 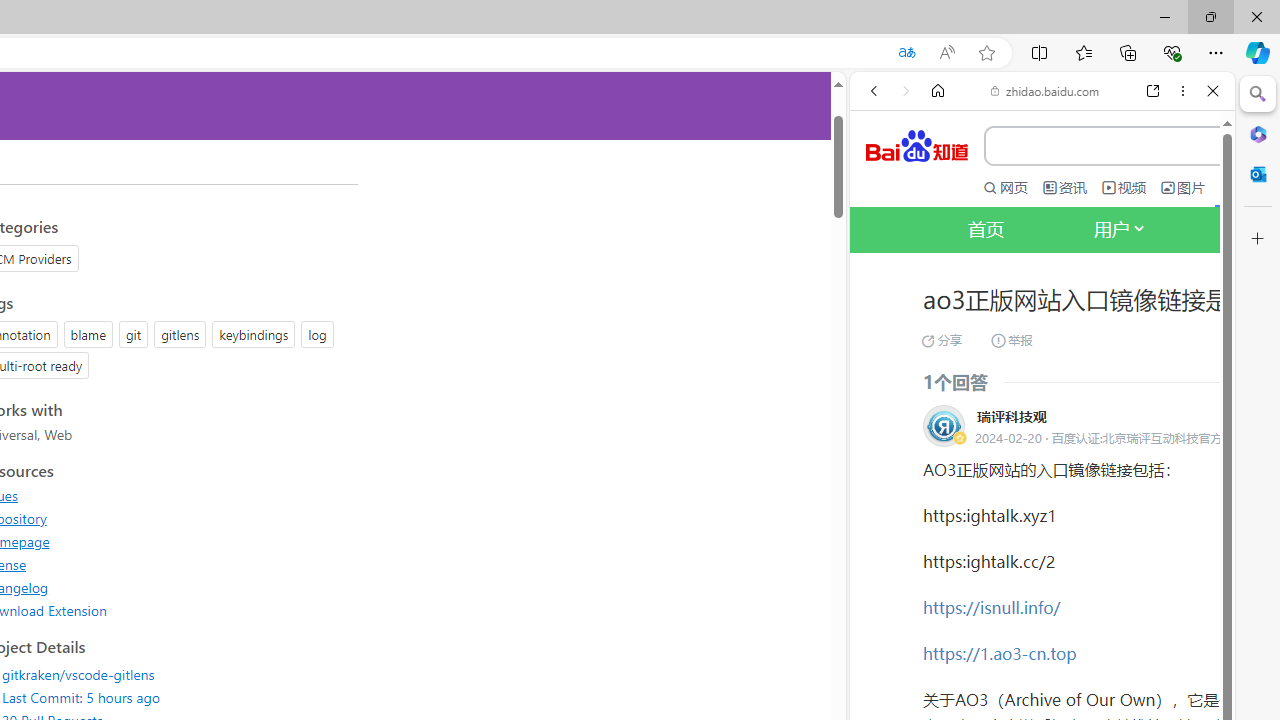 What do you see at coordinates (986, 52) in the screenshot?
I see `'Add this page to favorites (Ctrl+D)'` at bounding box center [986, 52].